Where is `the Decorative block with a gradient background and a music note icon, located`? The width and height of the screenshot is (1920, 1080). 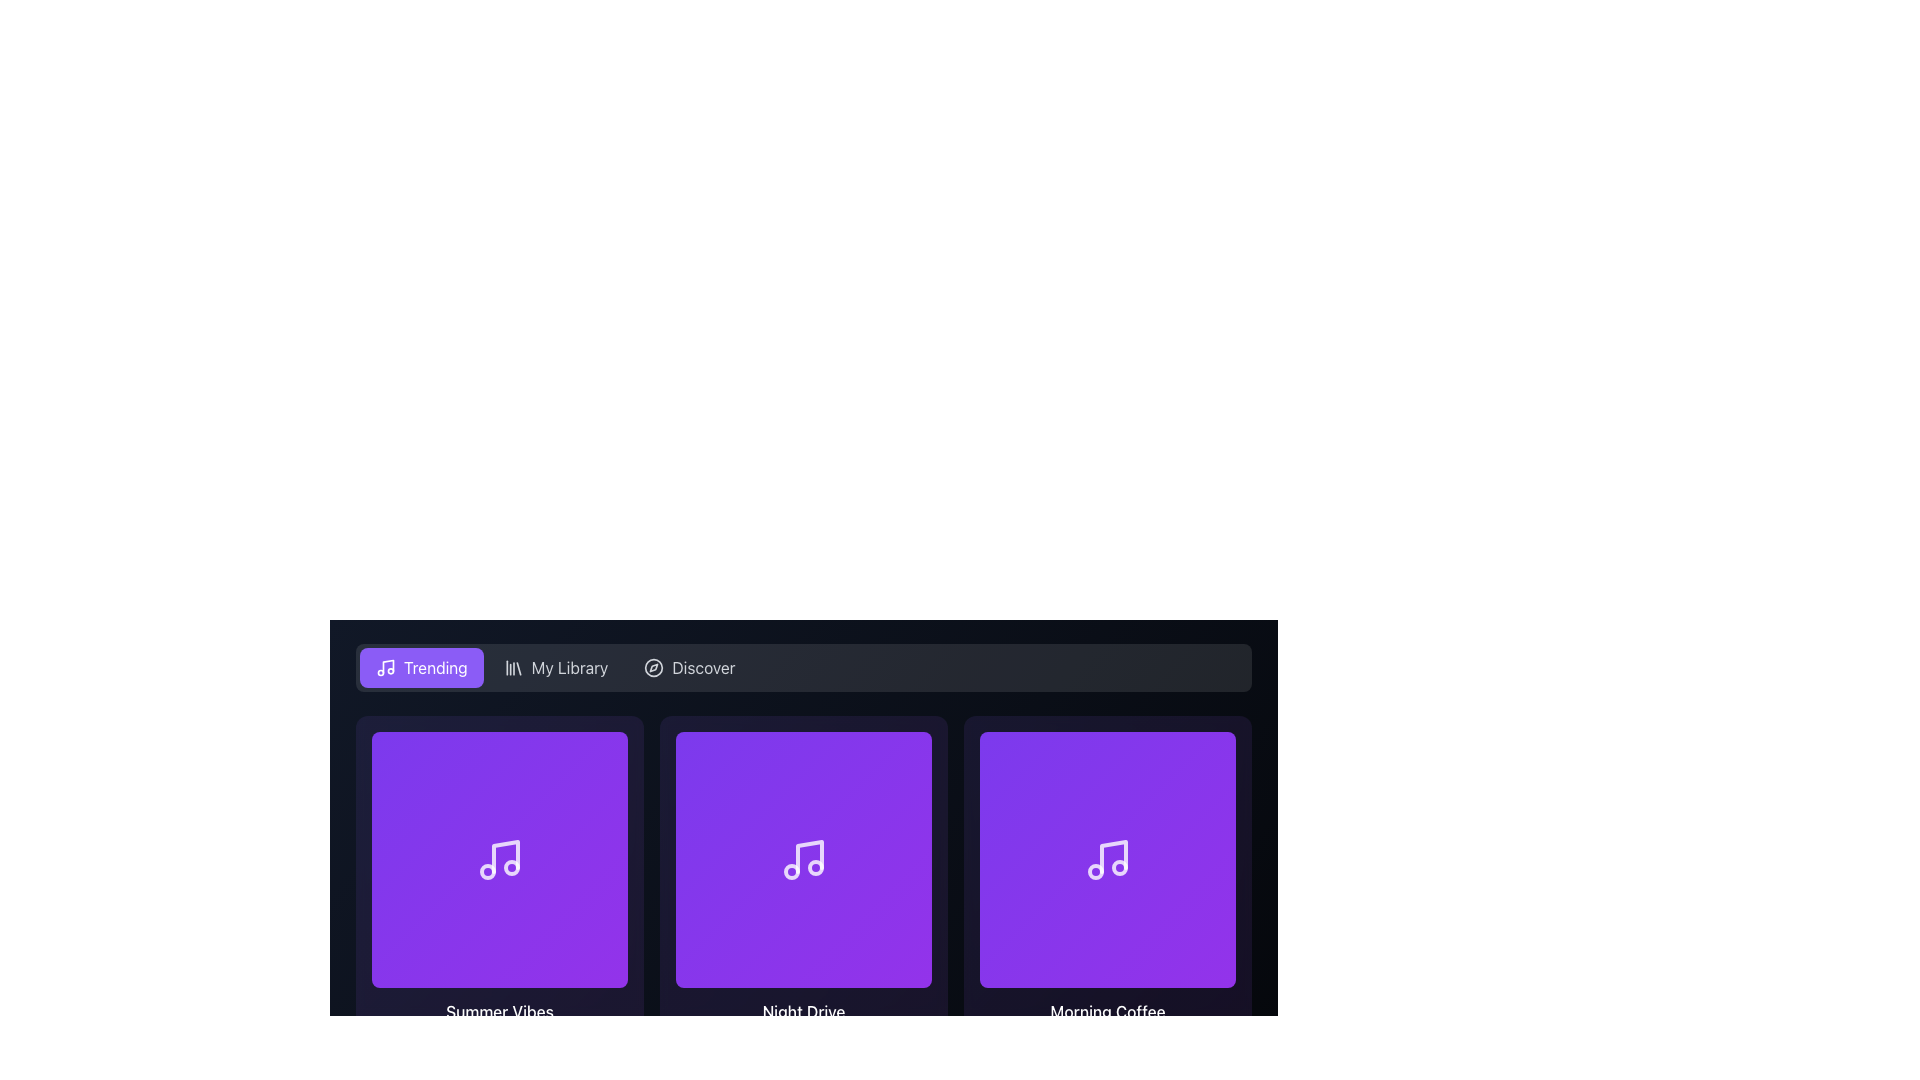
the Decorative block with a gradient background and a music note icon, located is located at coordinates (499, 859).